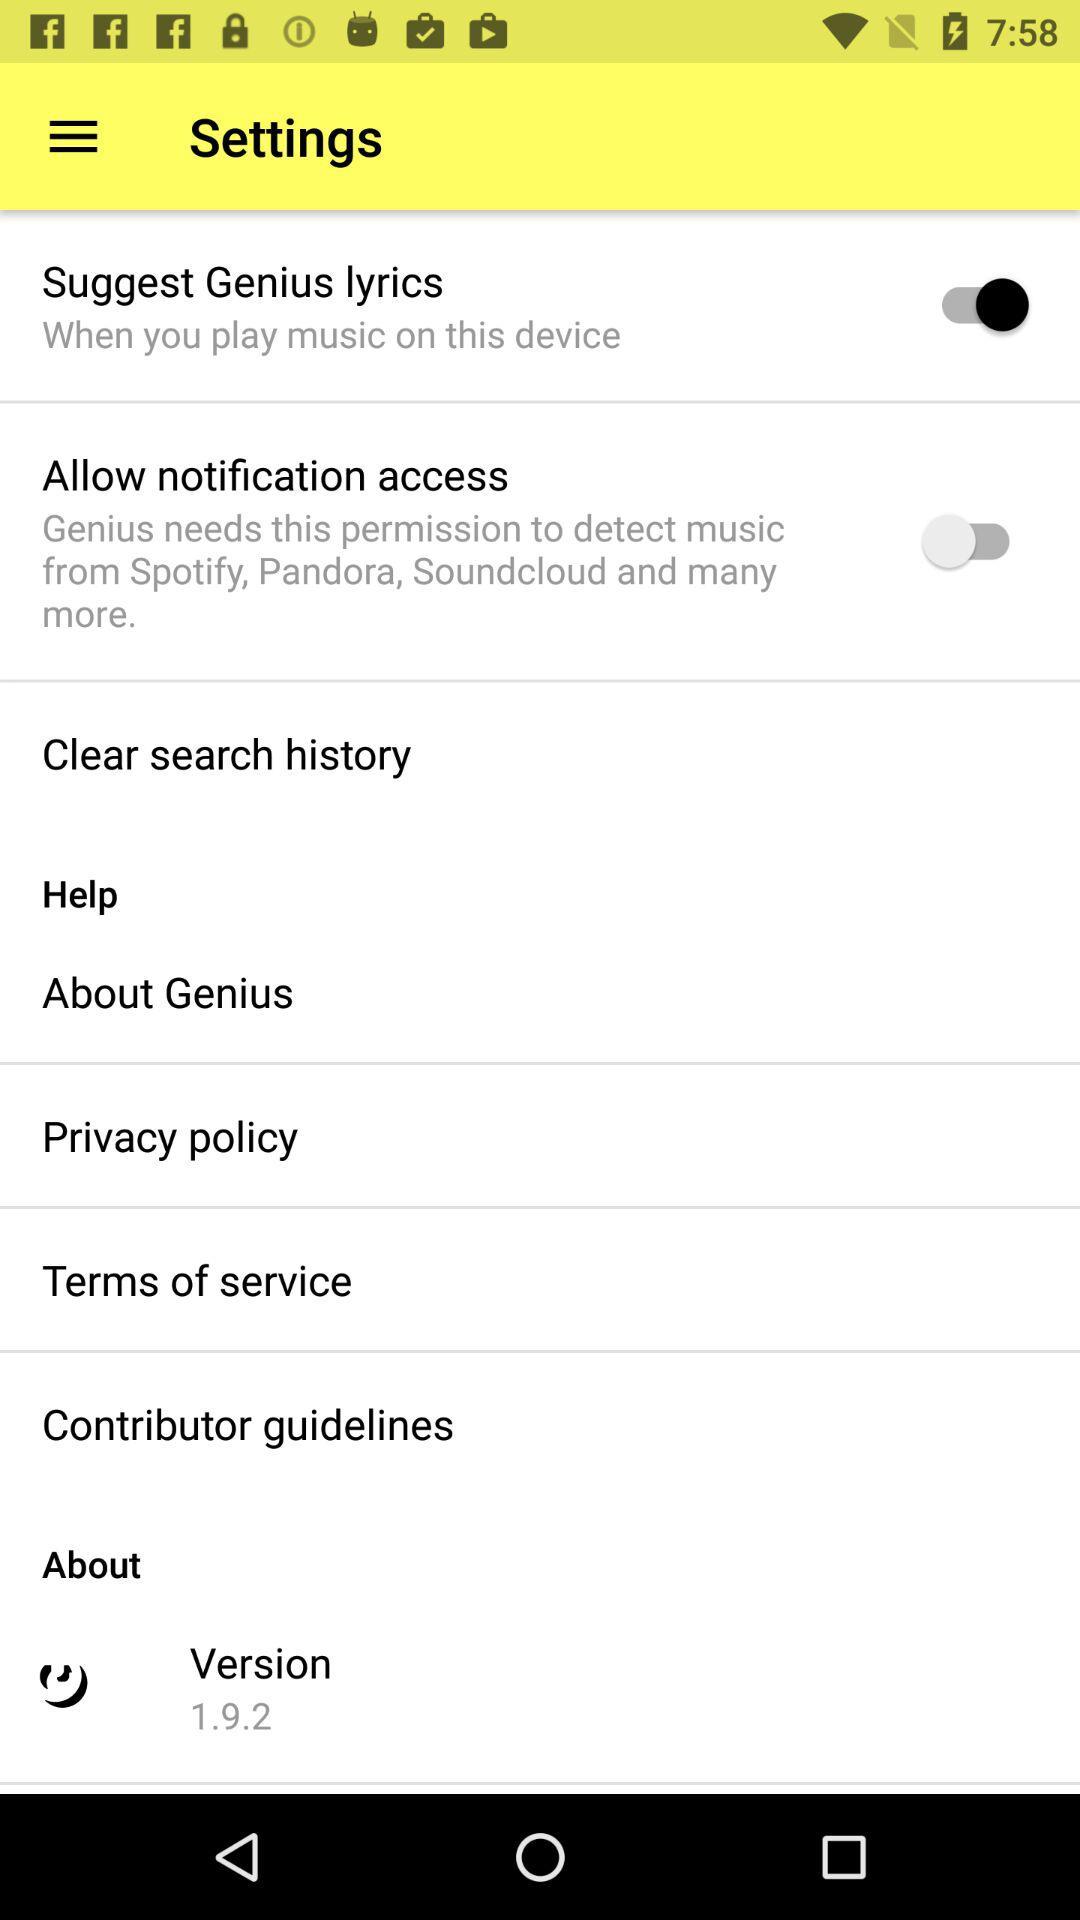  What do you see at coordinates (330, 333) in the screenshot?
I see `when you play` at bounding box center [330, 333].